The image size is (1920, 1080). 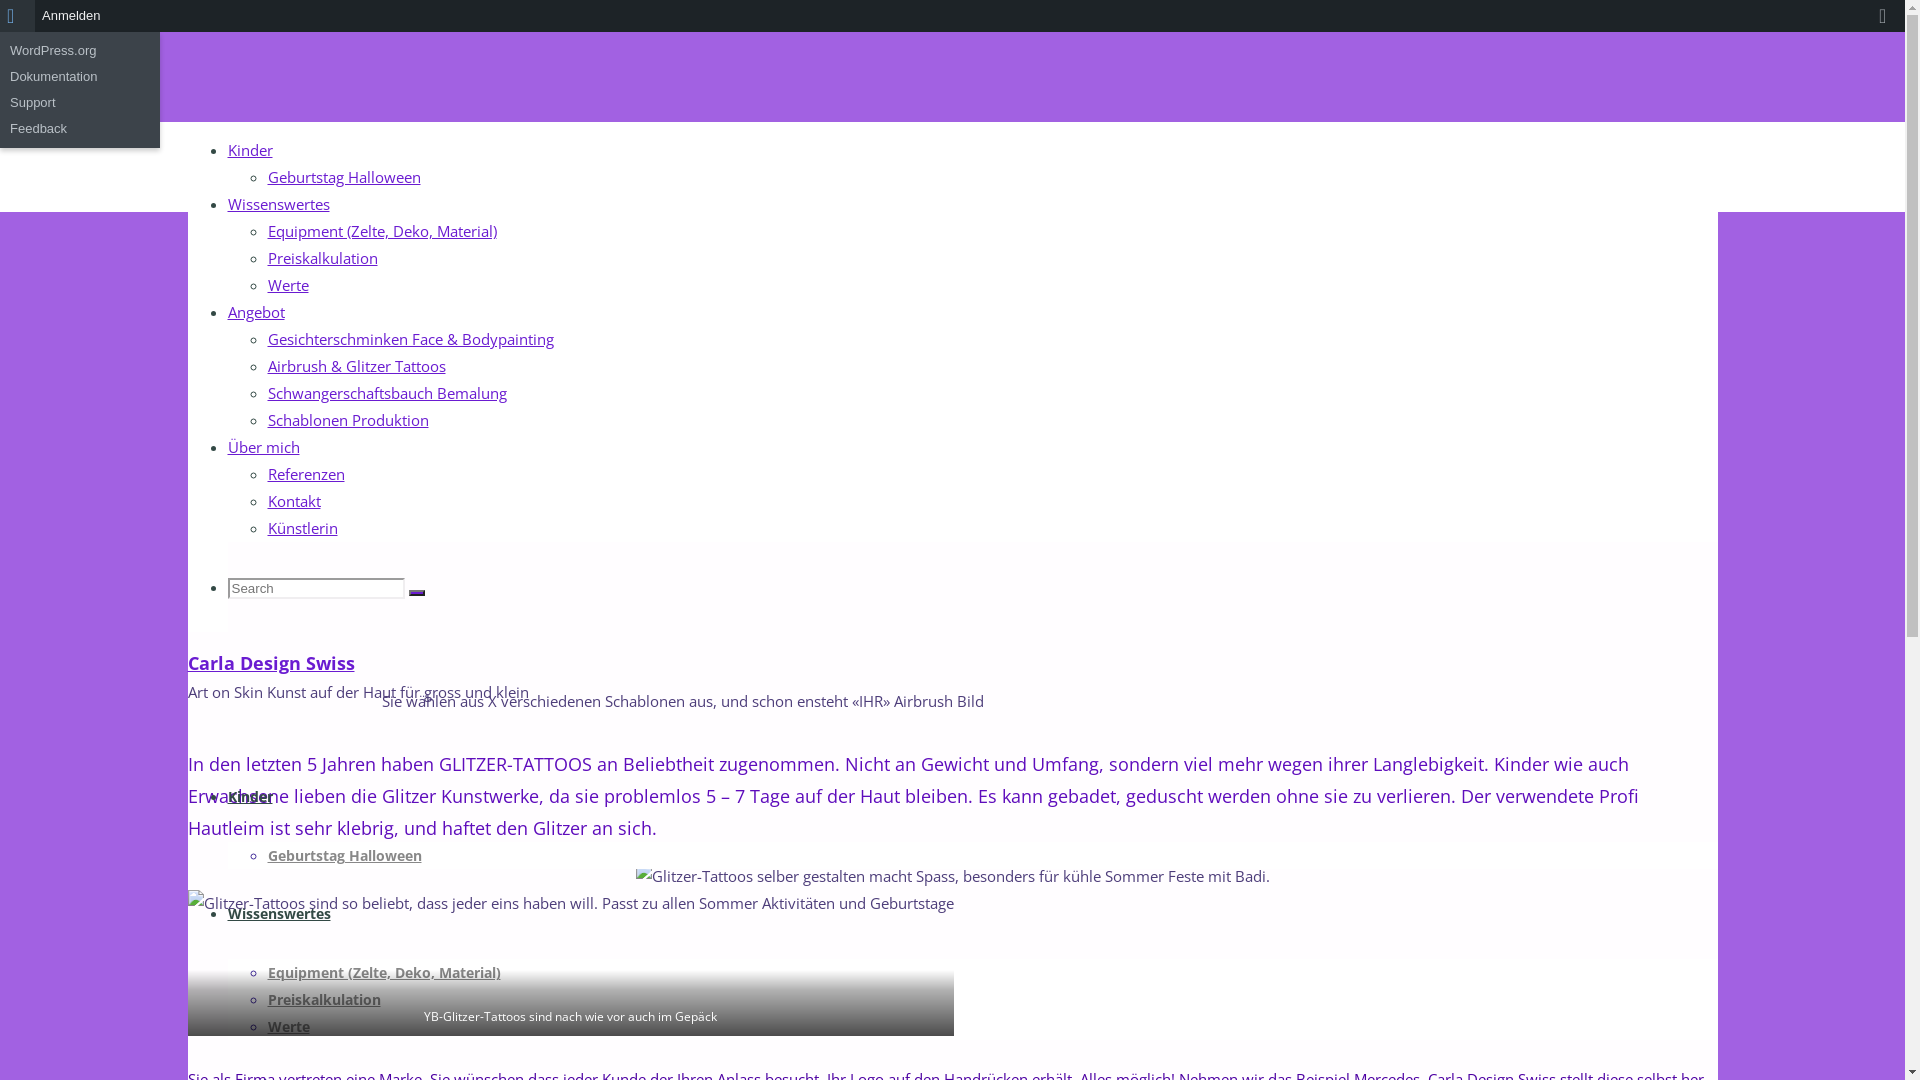 I want to click on 'Angebot', so click(x=227, y=312).